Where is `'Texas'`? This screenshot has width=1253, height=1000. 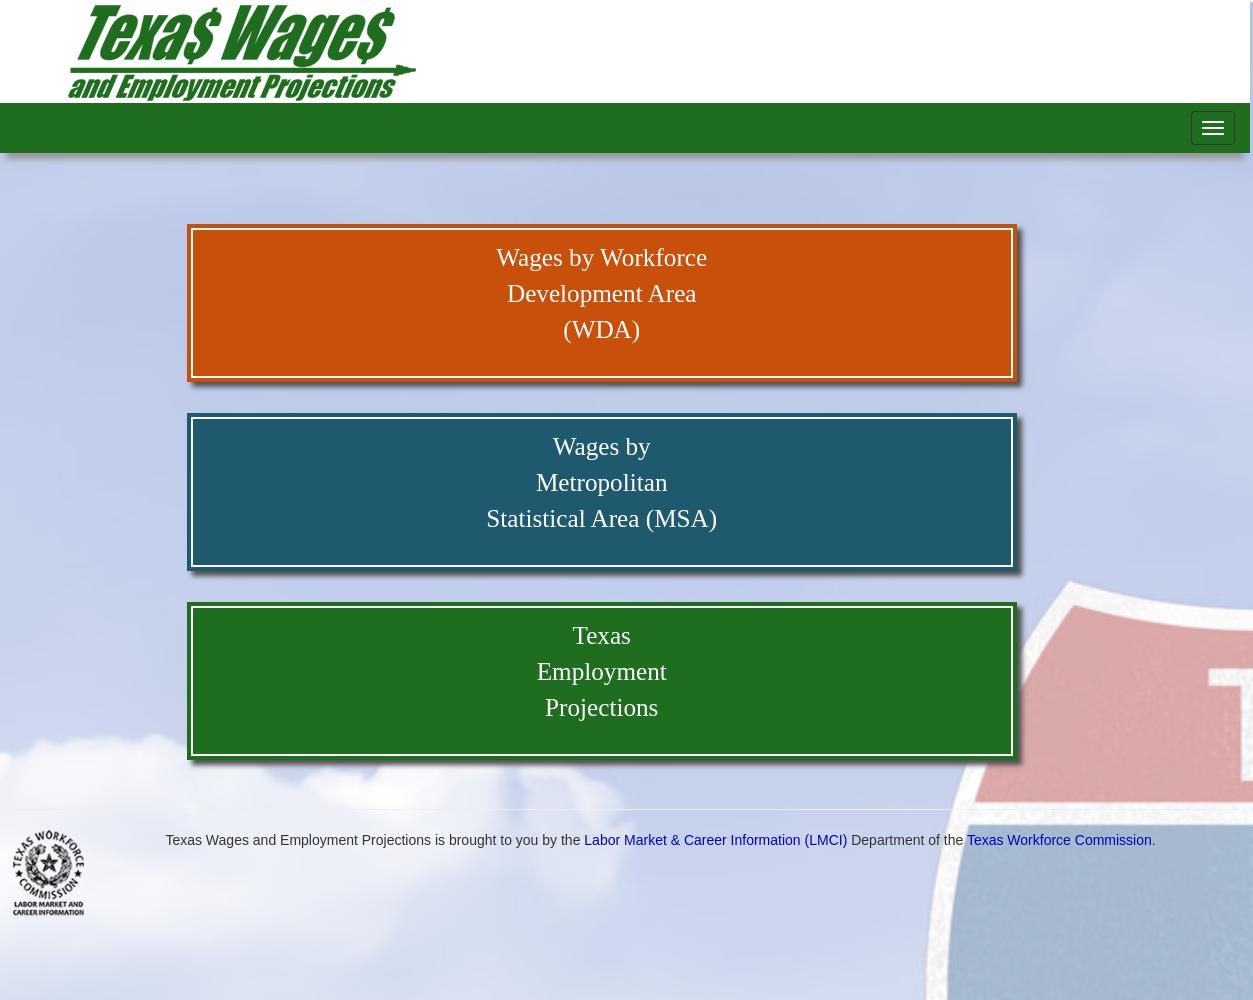
'Texas' is located at coordinates (600, 635).